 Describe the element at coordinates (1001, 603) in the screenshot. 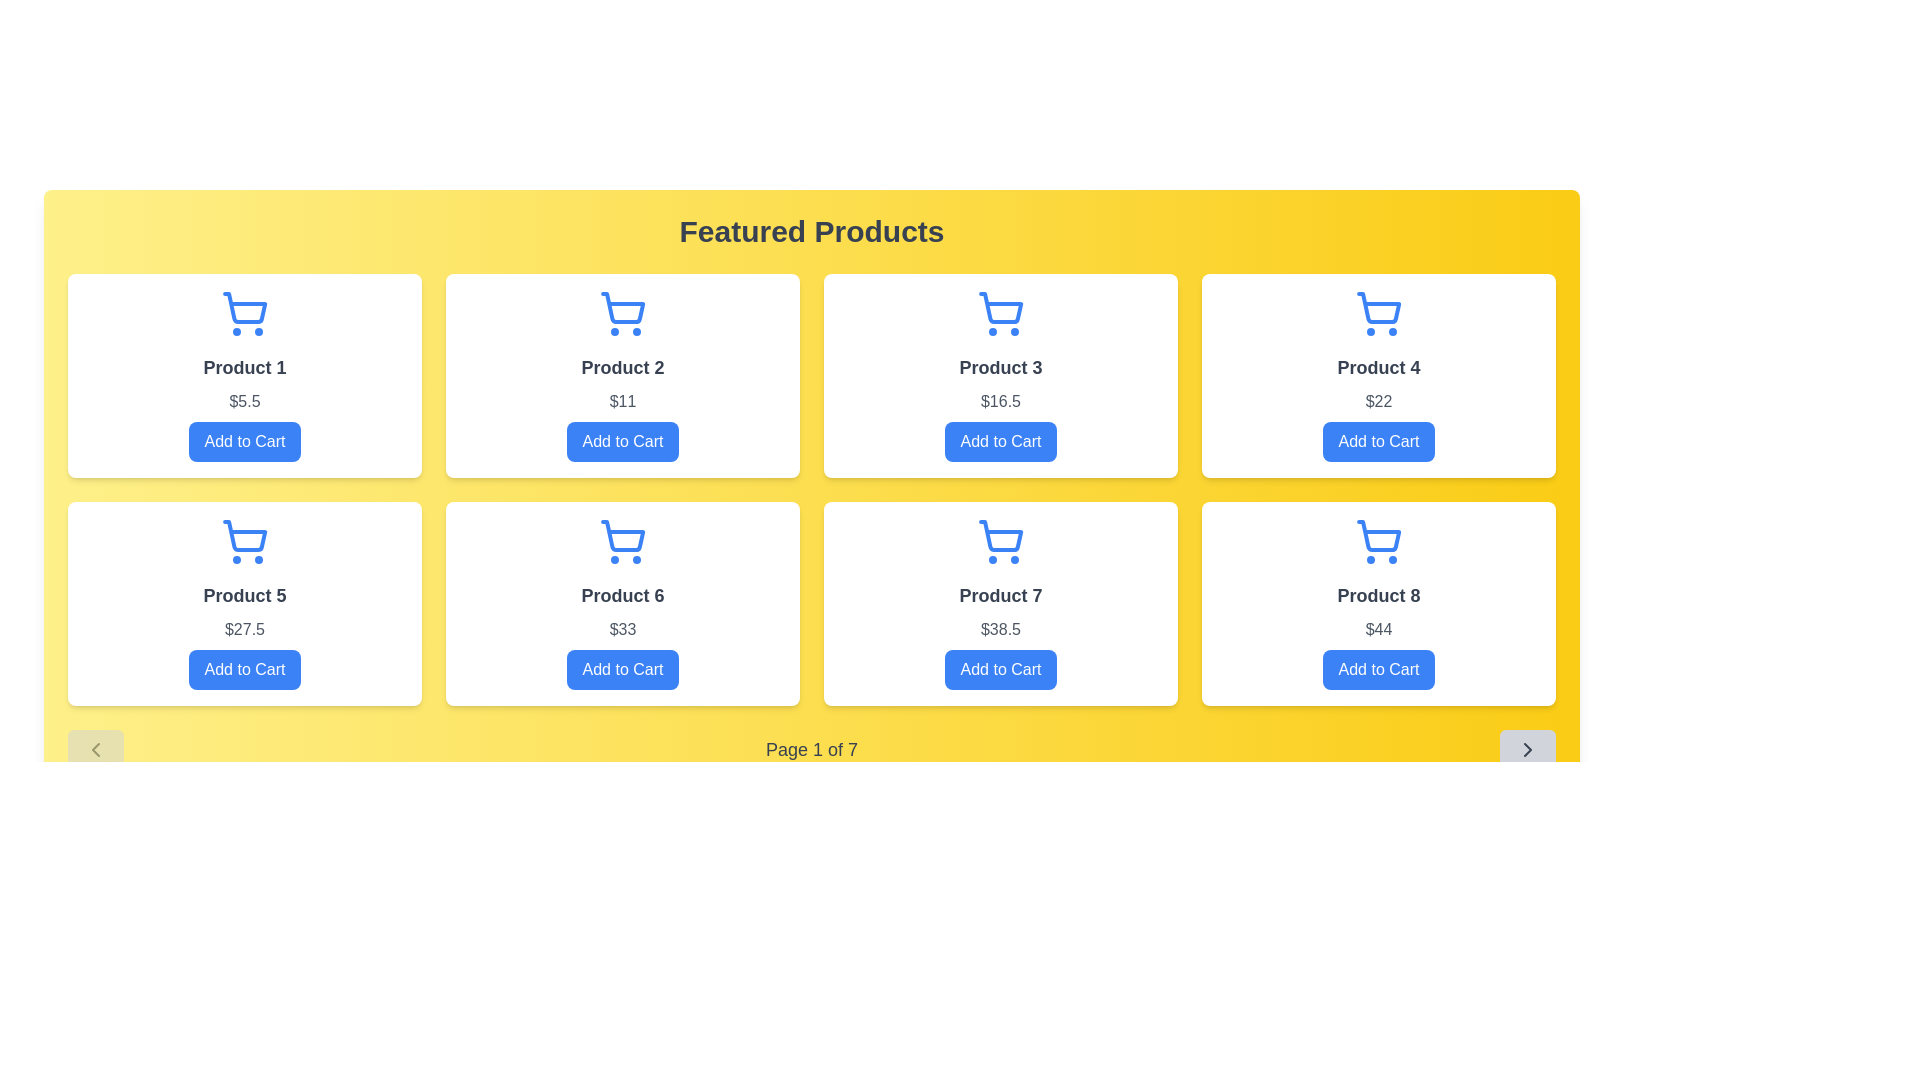

I see `details of the product card for 'Product 7', which includes the product name, price, and 'Add to Cart' button, located in the second row and third column of the grid layout` at that location.